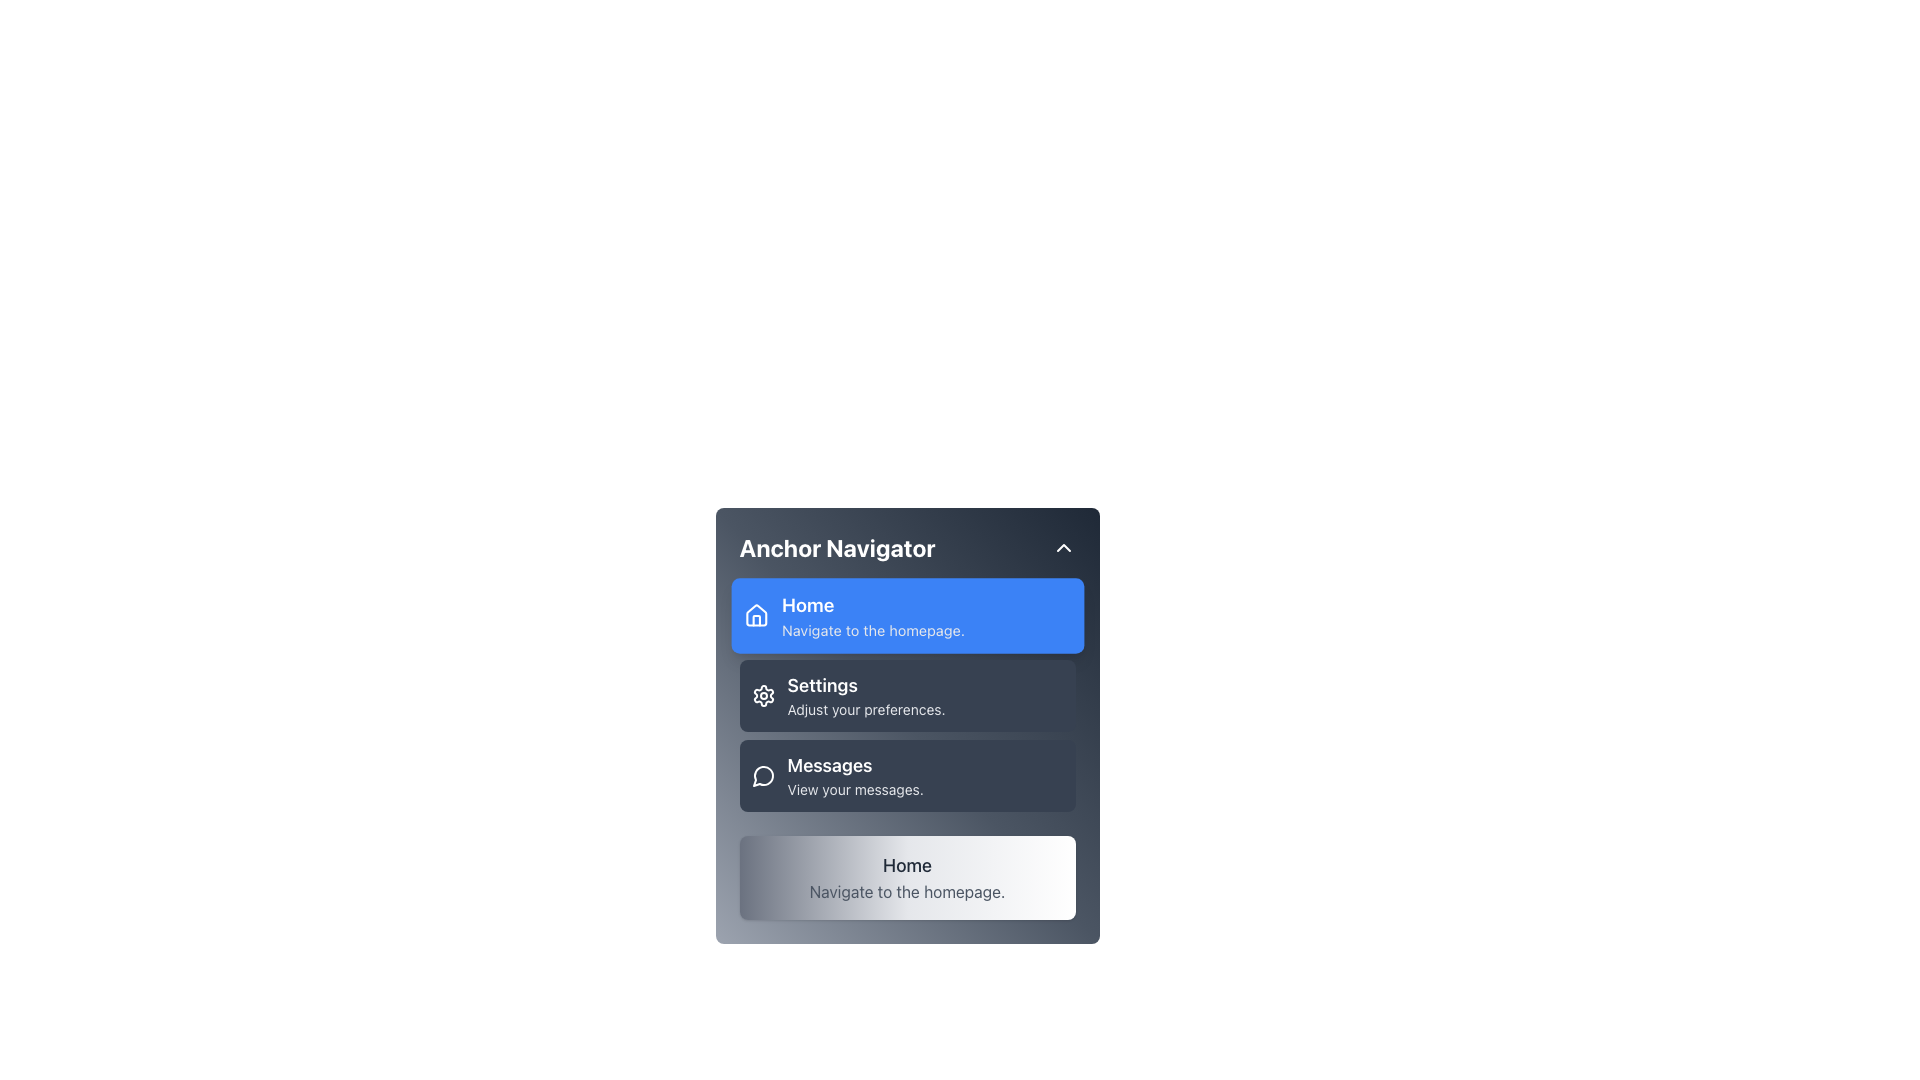 The height and width of the screenshot is (1080, 1920). Describe the element at coordinates (906, 877) in the screenshot. I see `the non-interactive informational card indicating the 'Home' section of the interface, located at the bottom of the list of navigation options in the 'Anchor Navigator'` at that location.